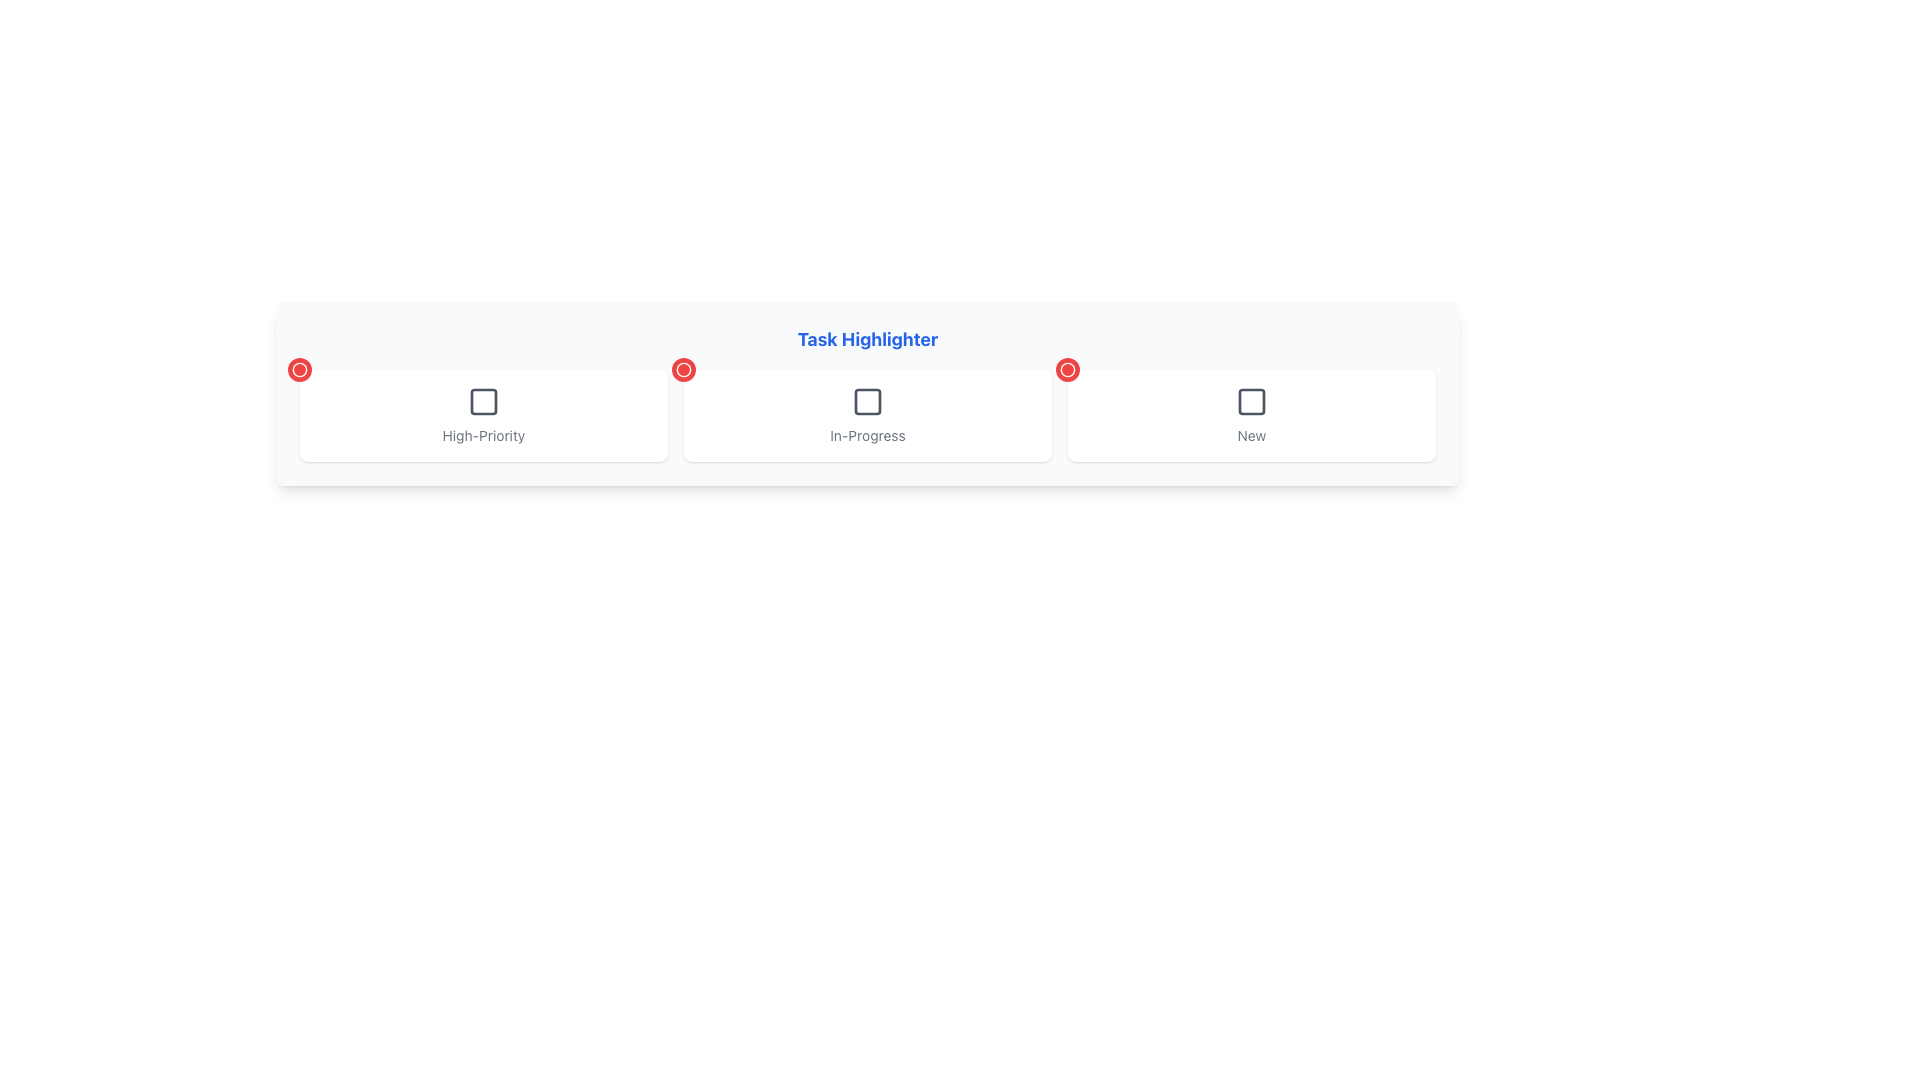 This screenshot has width=1920, height=1080. Describe the element at coordinates (868, 401) in the screenshot. I see `the primary square icon located in the center of the 'In-Progress' card, which is the second card from the left in a row of three cards under the header text 'Task Highlighter.'` at that location.